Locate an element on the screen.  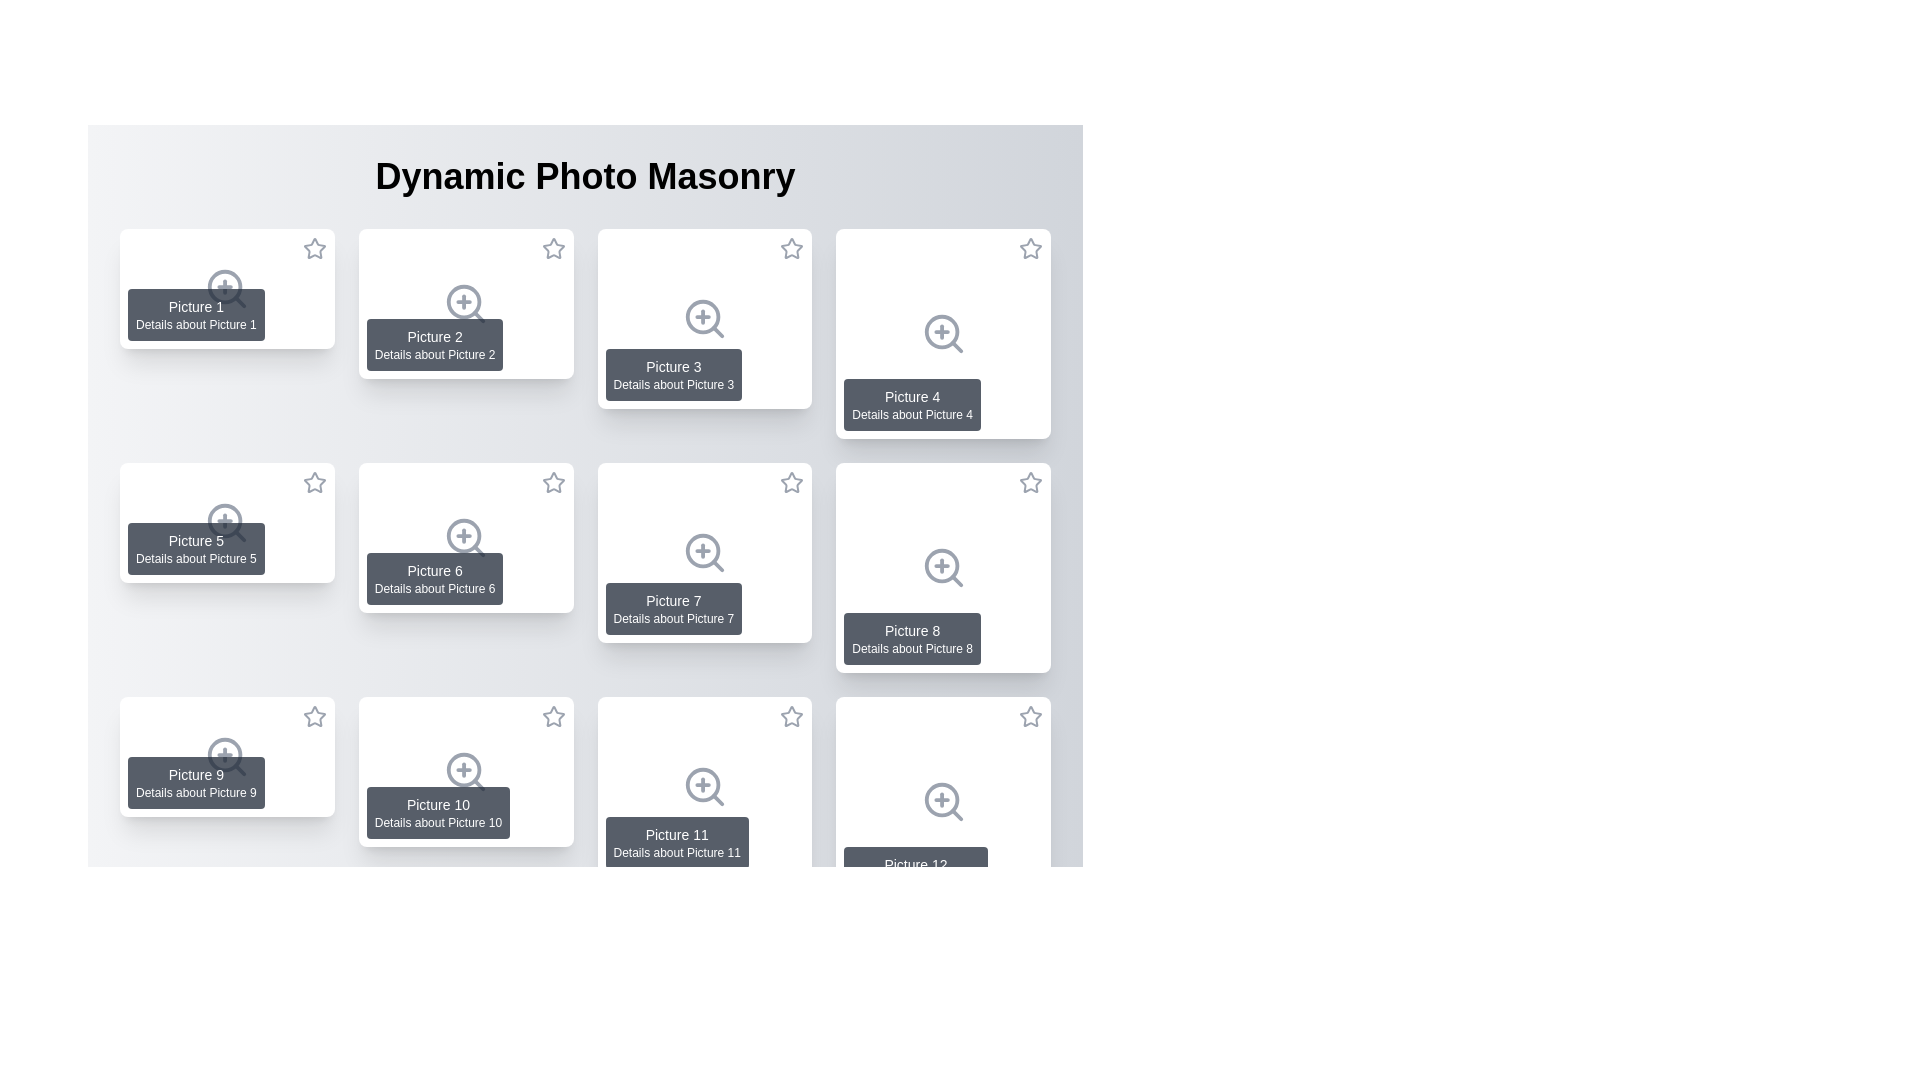
the magnifying glass icon associated with 'Picture 1' to initiate zoom-in functionality is located at coordinates (225, 287).